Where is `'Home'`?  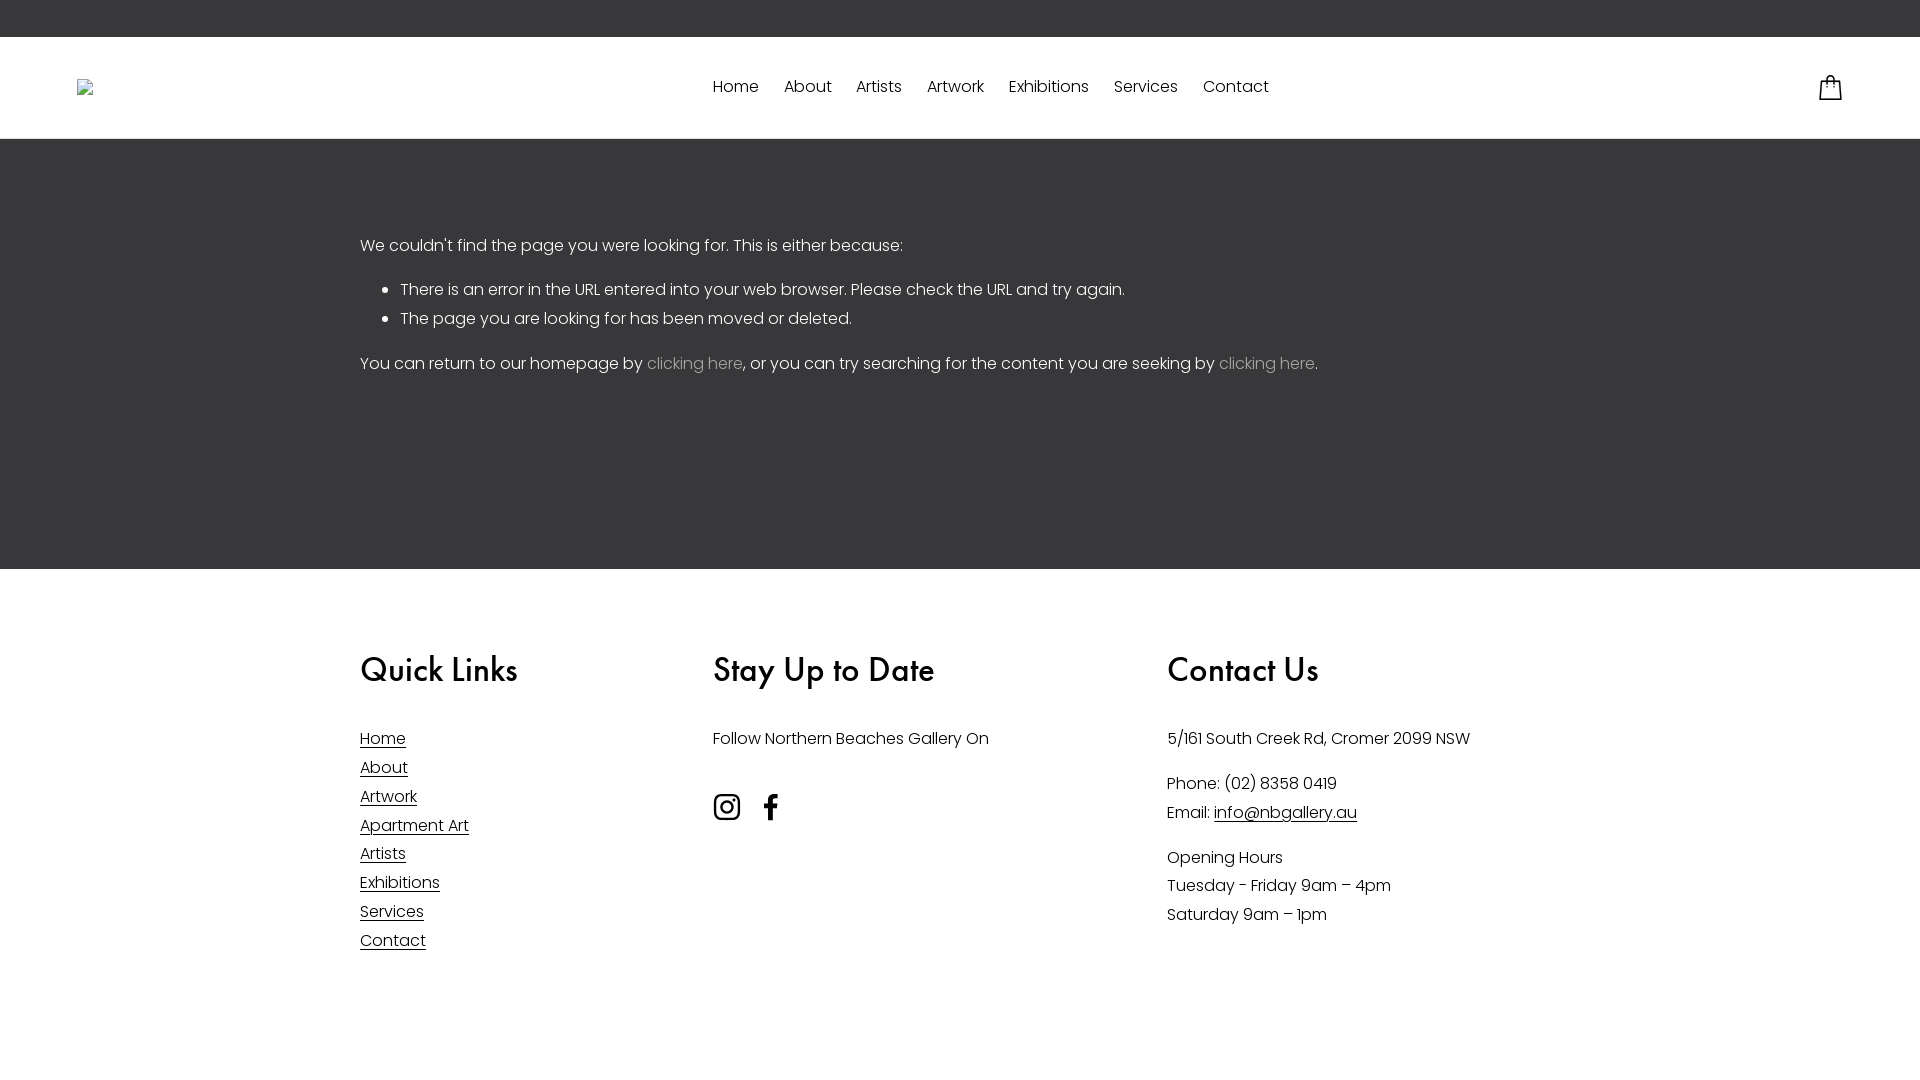
'Home' is located at coordinates (734, 86).